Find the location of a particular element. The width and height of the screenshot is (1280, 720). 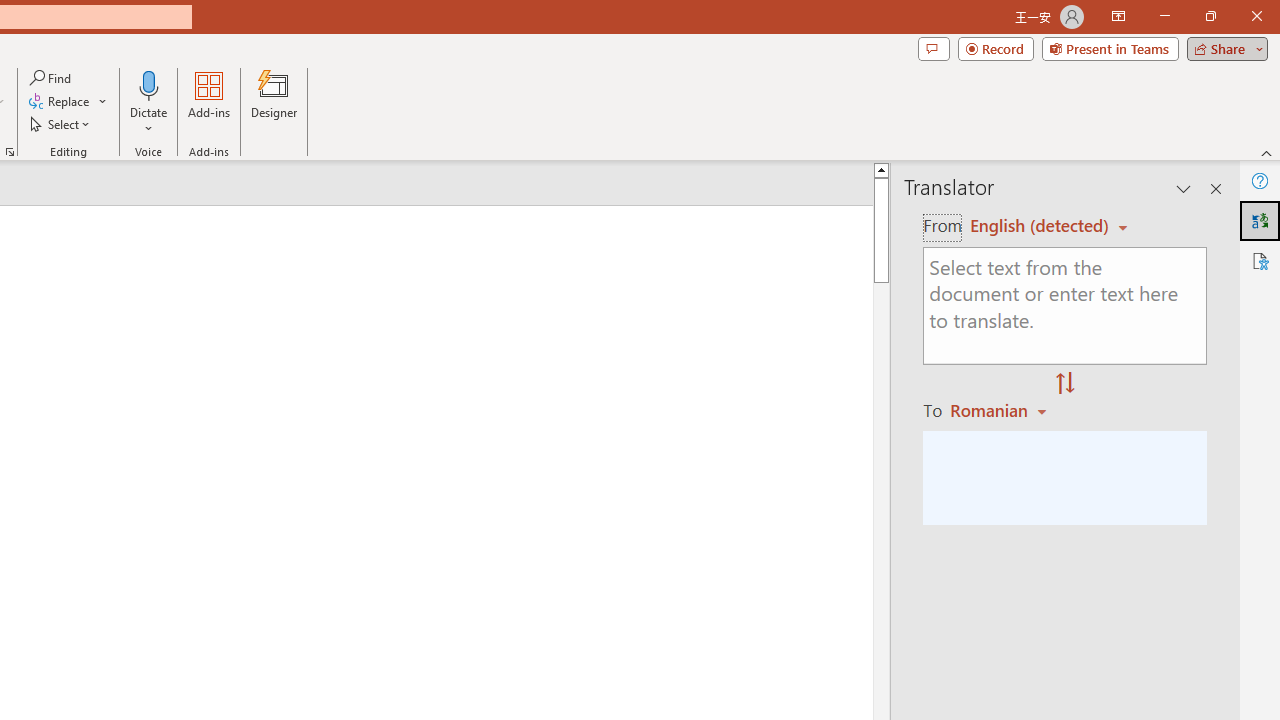

'Czech (detected)' is located at coordinates (1040, 225).